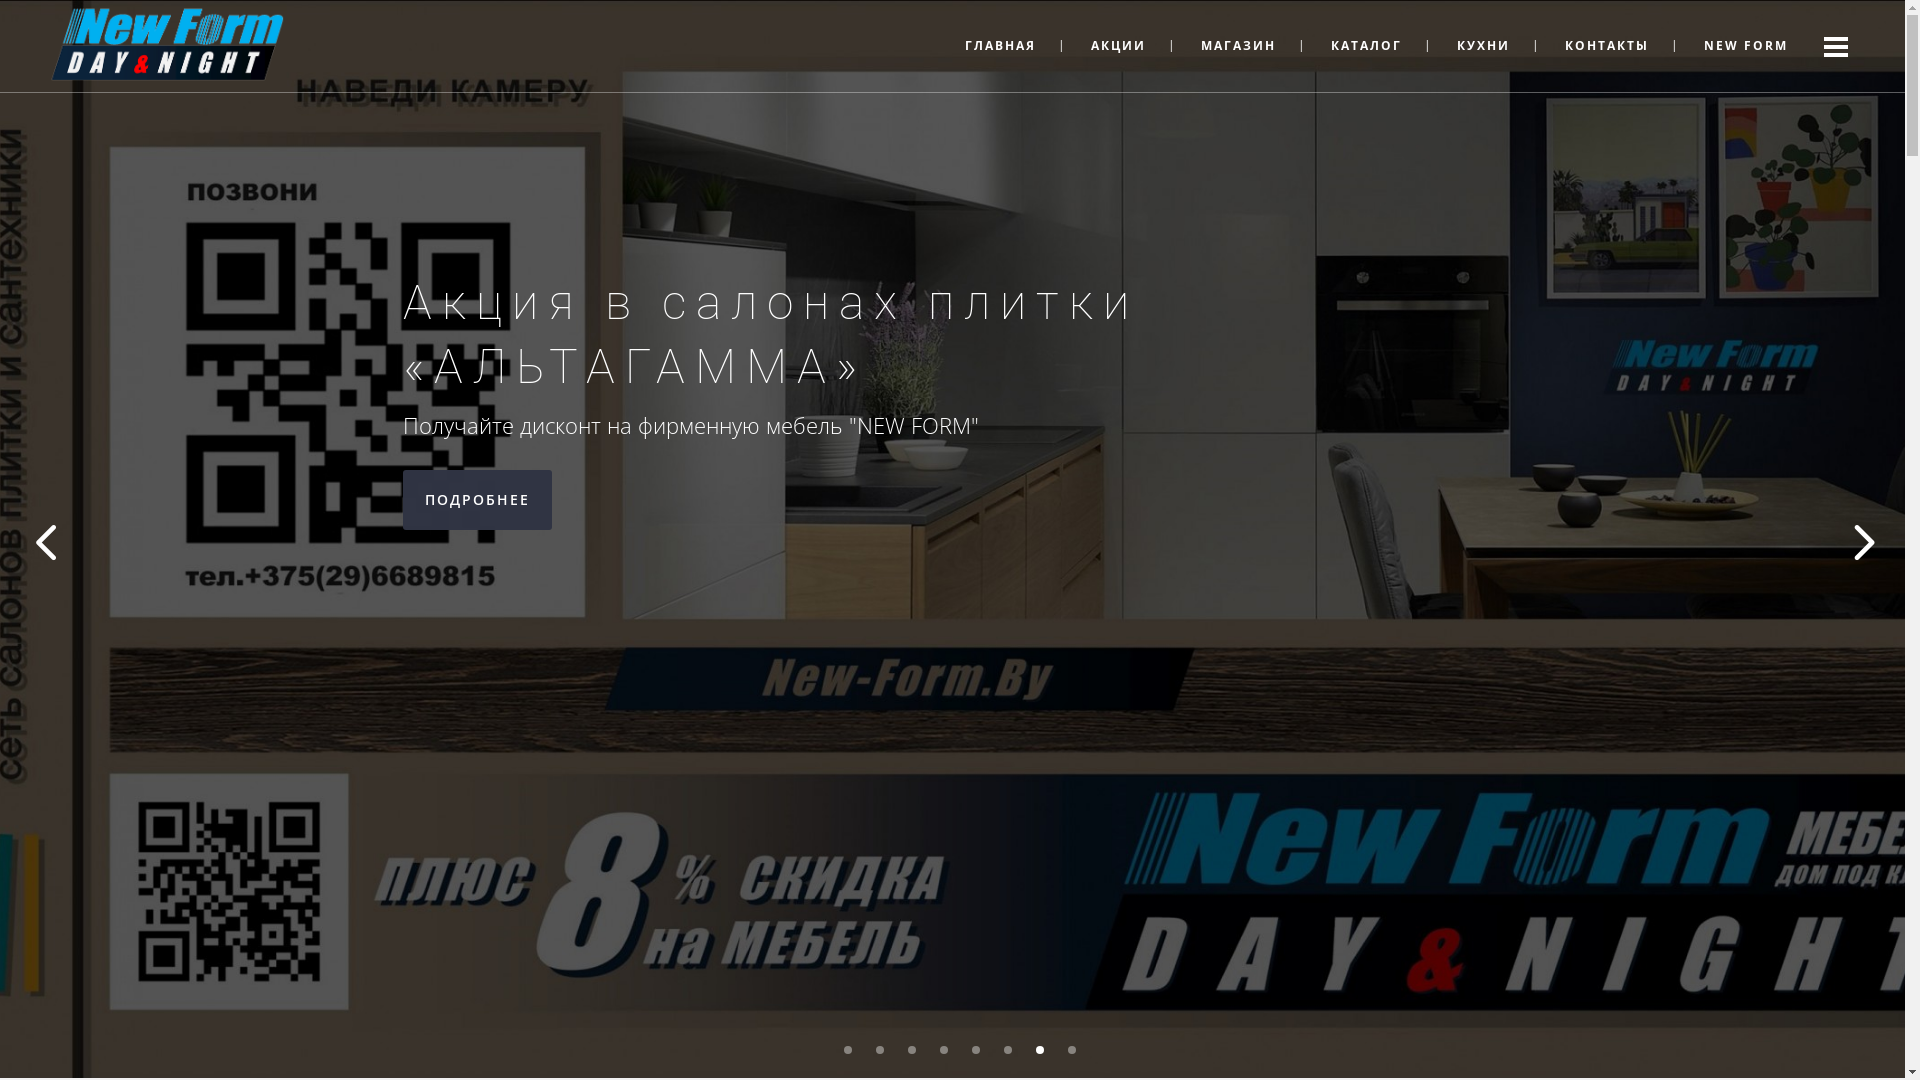 The width and height of the screenshot is (1920, 1080). Describe the element at coordinates (1836, 45) in the screenshot. I see `' '` at that location.